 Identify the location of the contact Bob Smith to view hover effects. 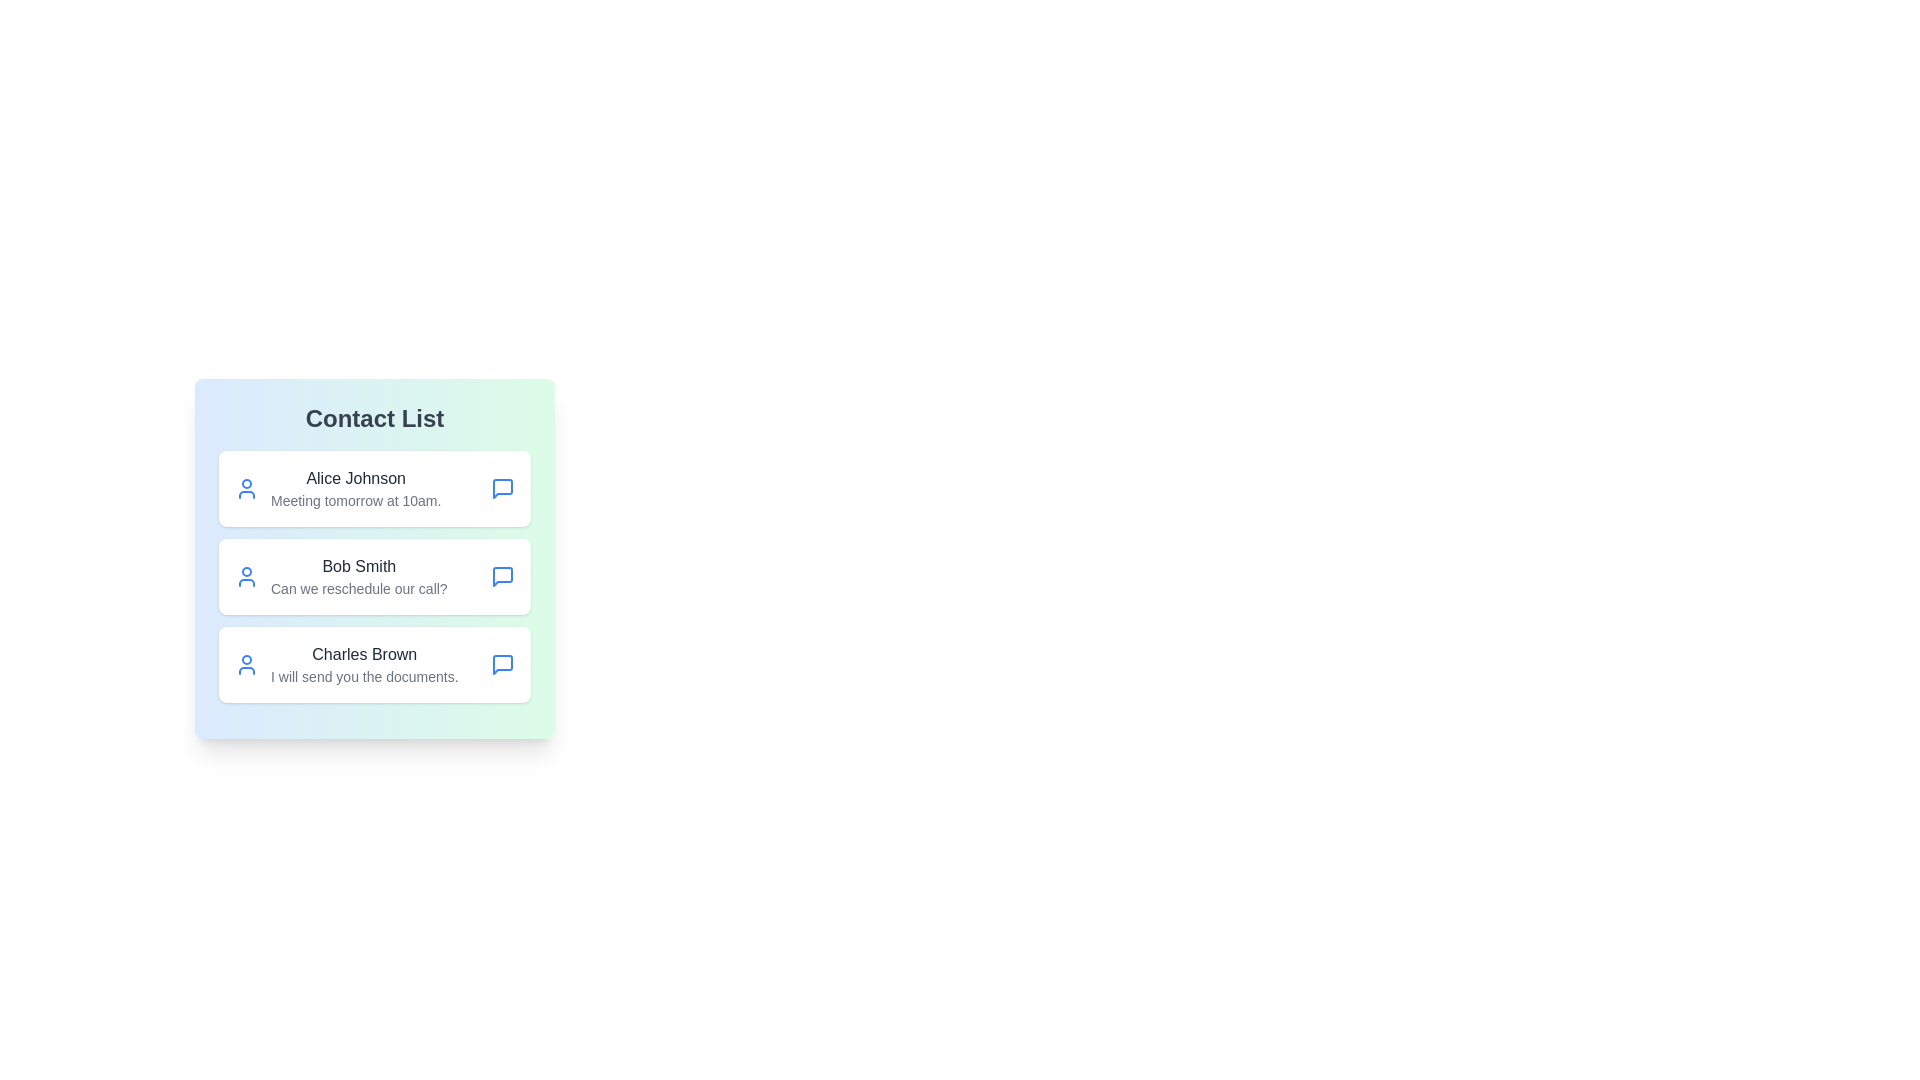
(374, 577).